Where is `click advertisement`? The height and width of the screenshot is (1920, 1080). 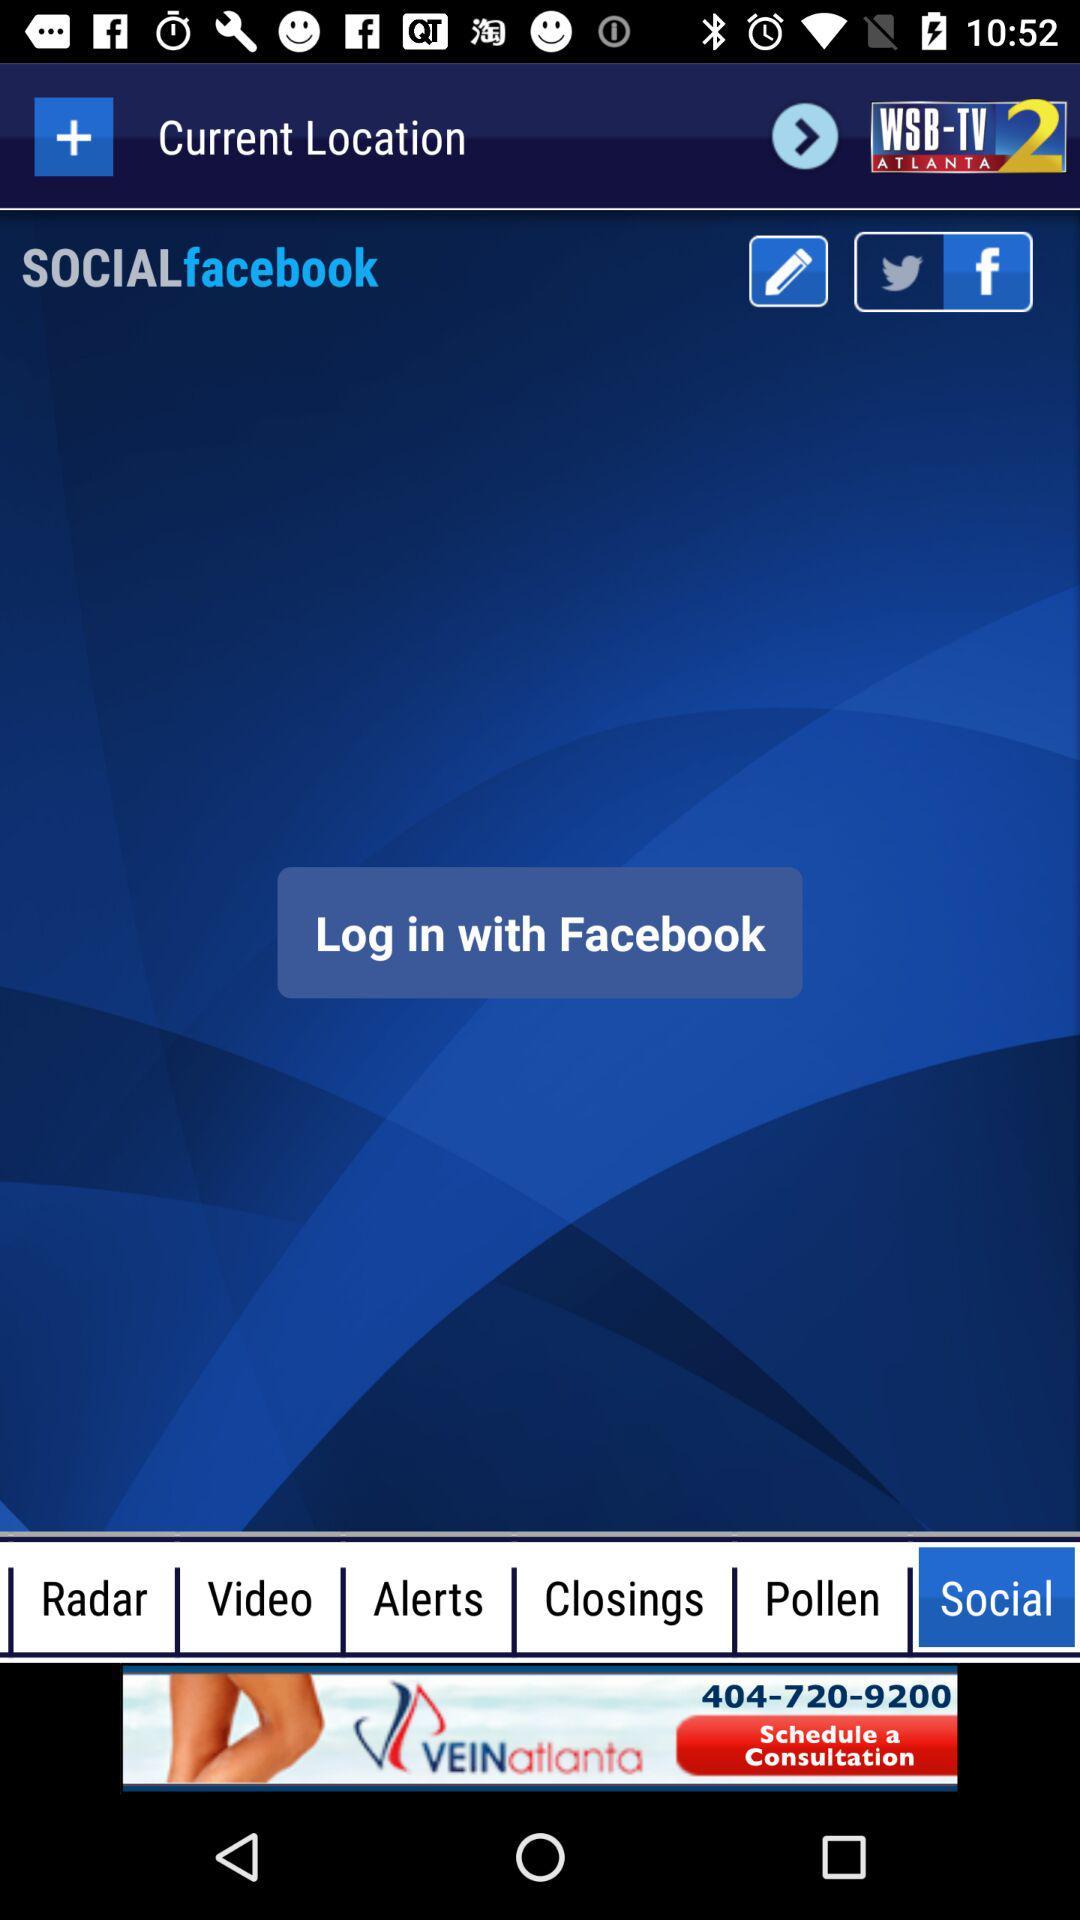 click advertisement is located at coordinates (540, 1727).